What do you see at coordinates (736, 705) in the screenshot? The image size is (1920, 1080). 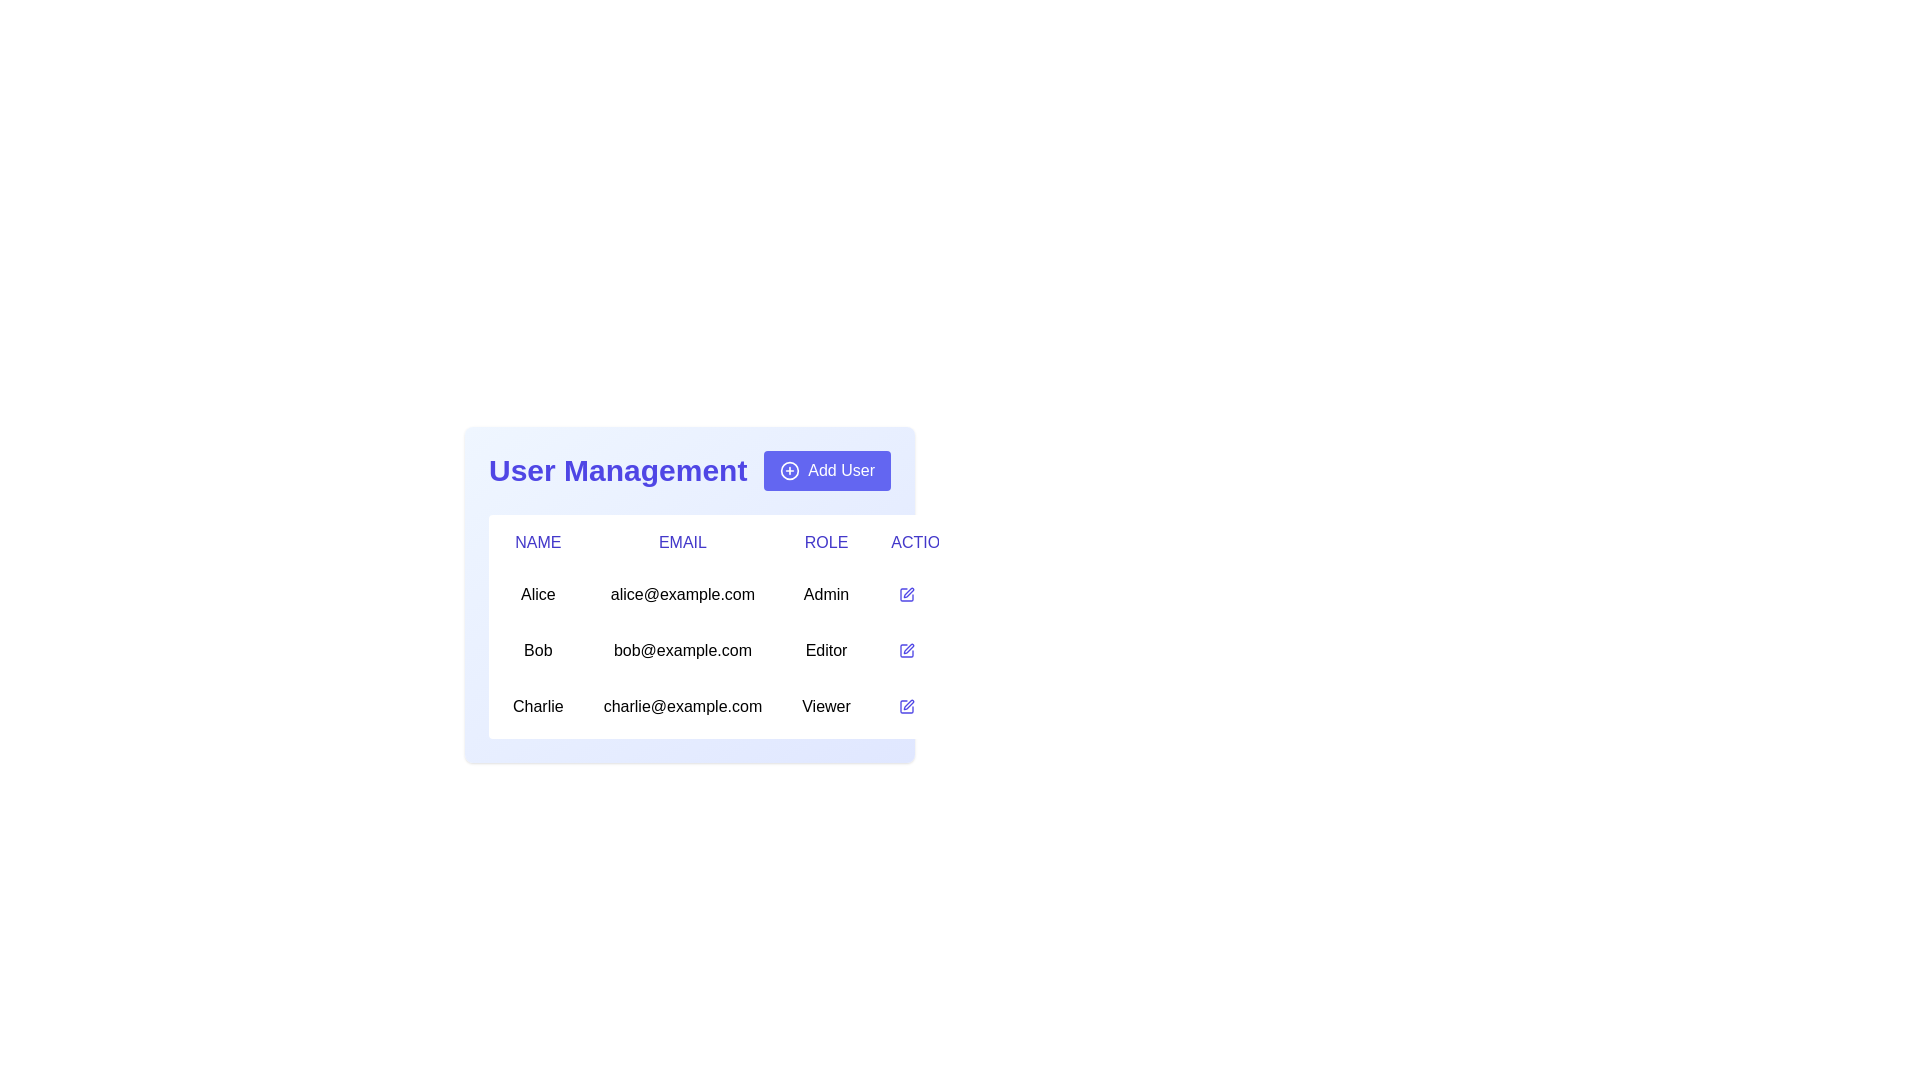 I see `the pencil icon at the end of the user management table row corresponding to user Charlie` at bounding box center [736, 705].